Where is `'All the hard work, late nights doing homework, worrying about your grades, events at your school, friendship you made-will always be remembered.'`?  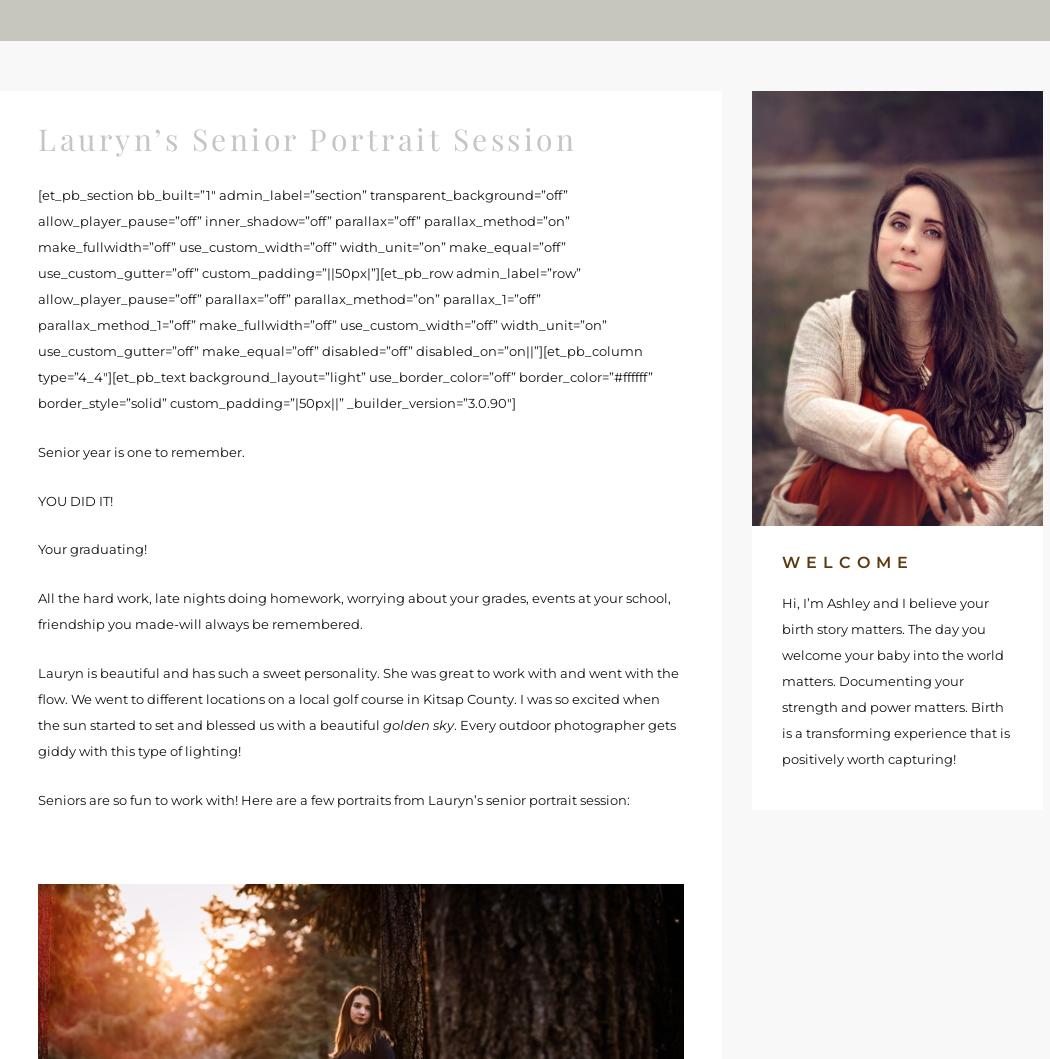 'All the hard work, late nights doing homework, worrying about your grades, events at your school, friendship you made-will always be remembered.' is located at coordinates (38, 610).